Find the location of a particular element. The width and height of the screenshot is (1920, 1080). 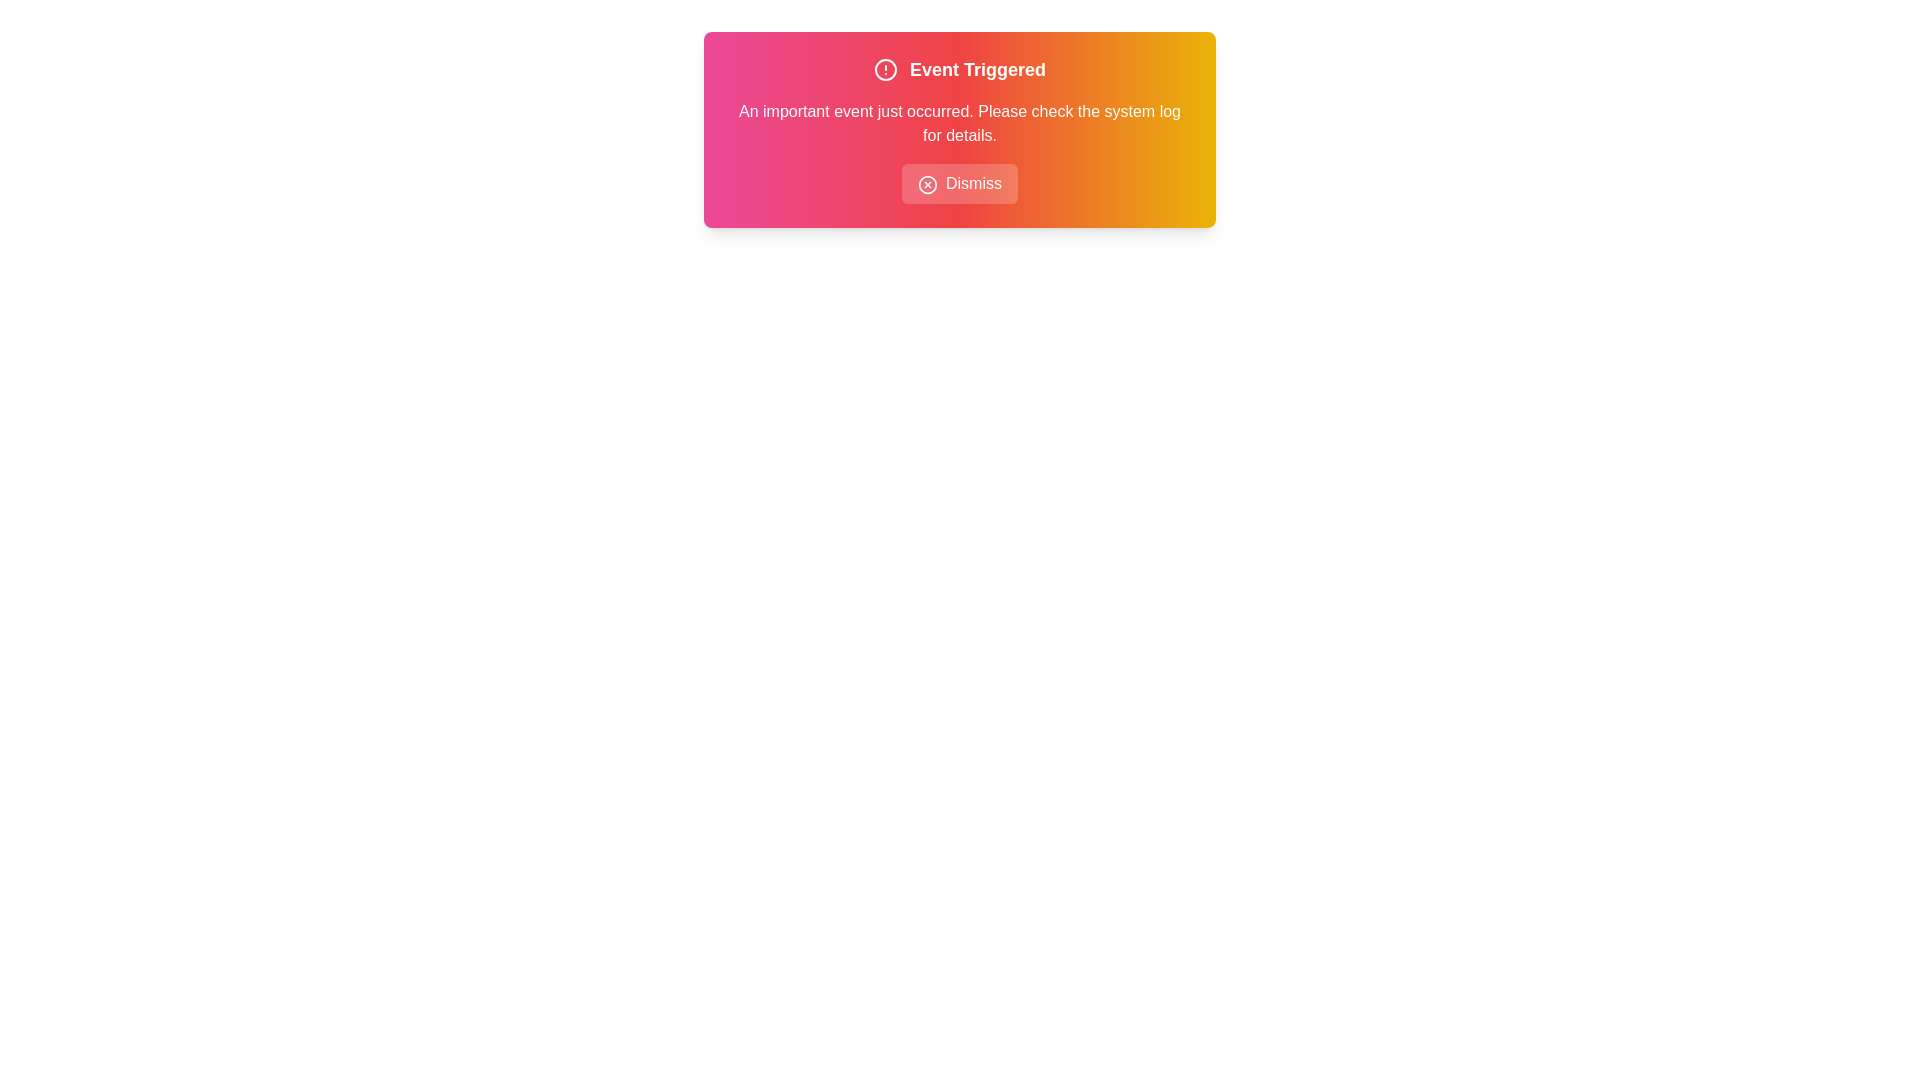

the sole button located at the bottom of the dialog box that dismisses the notification stating 'An important event just occurred. Please check the system log for details.' is located at coordinates (960, 184).